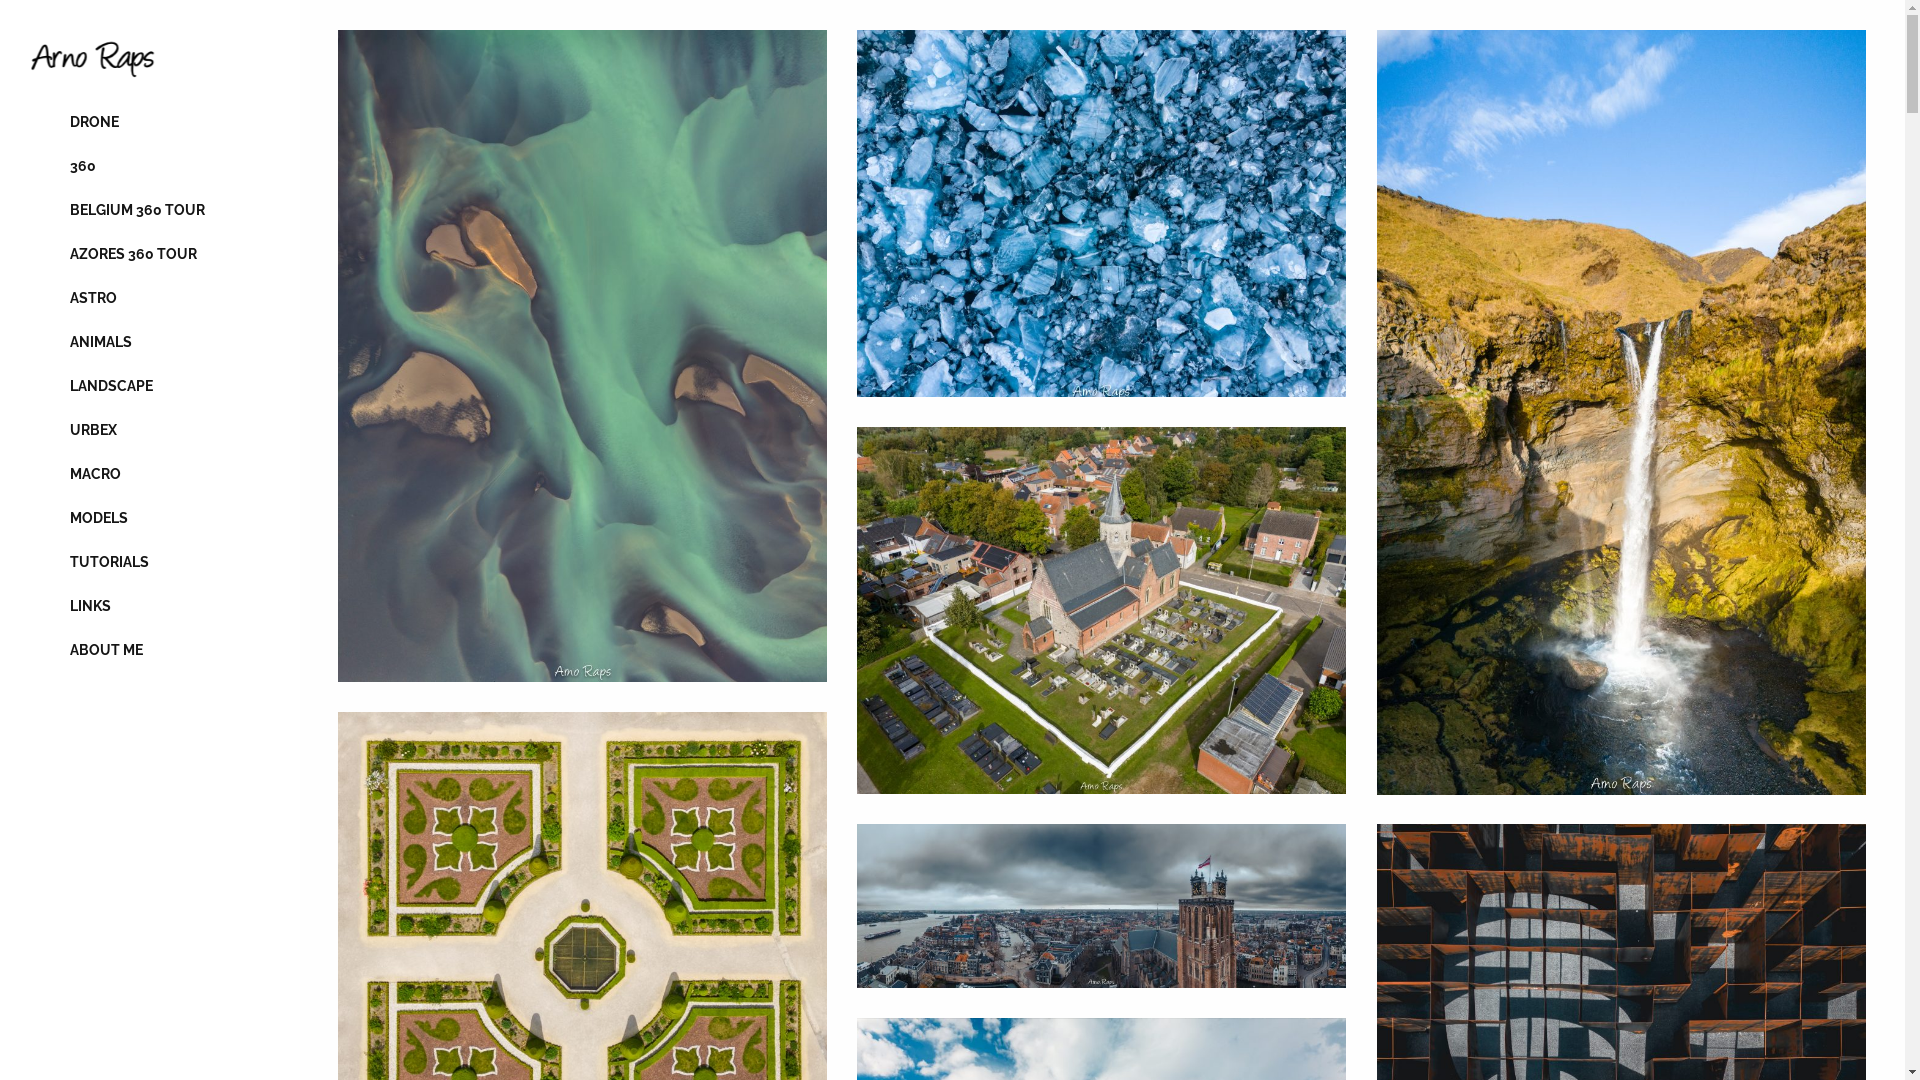  What do you see at coordinates (148, 164) in the screenshot?
I see `'360'` at bounding box center [148, 164].